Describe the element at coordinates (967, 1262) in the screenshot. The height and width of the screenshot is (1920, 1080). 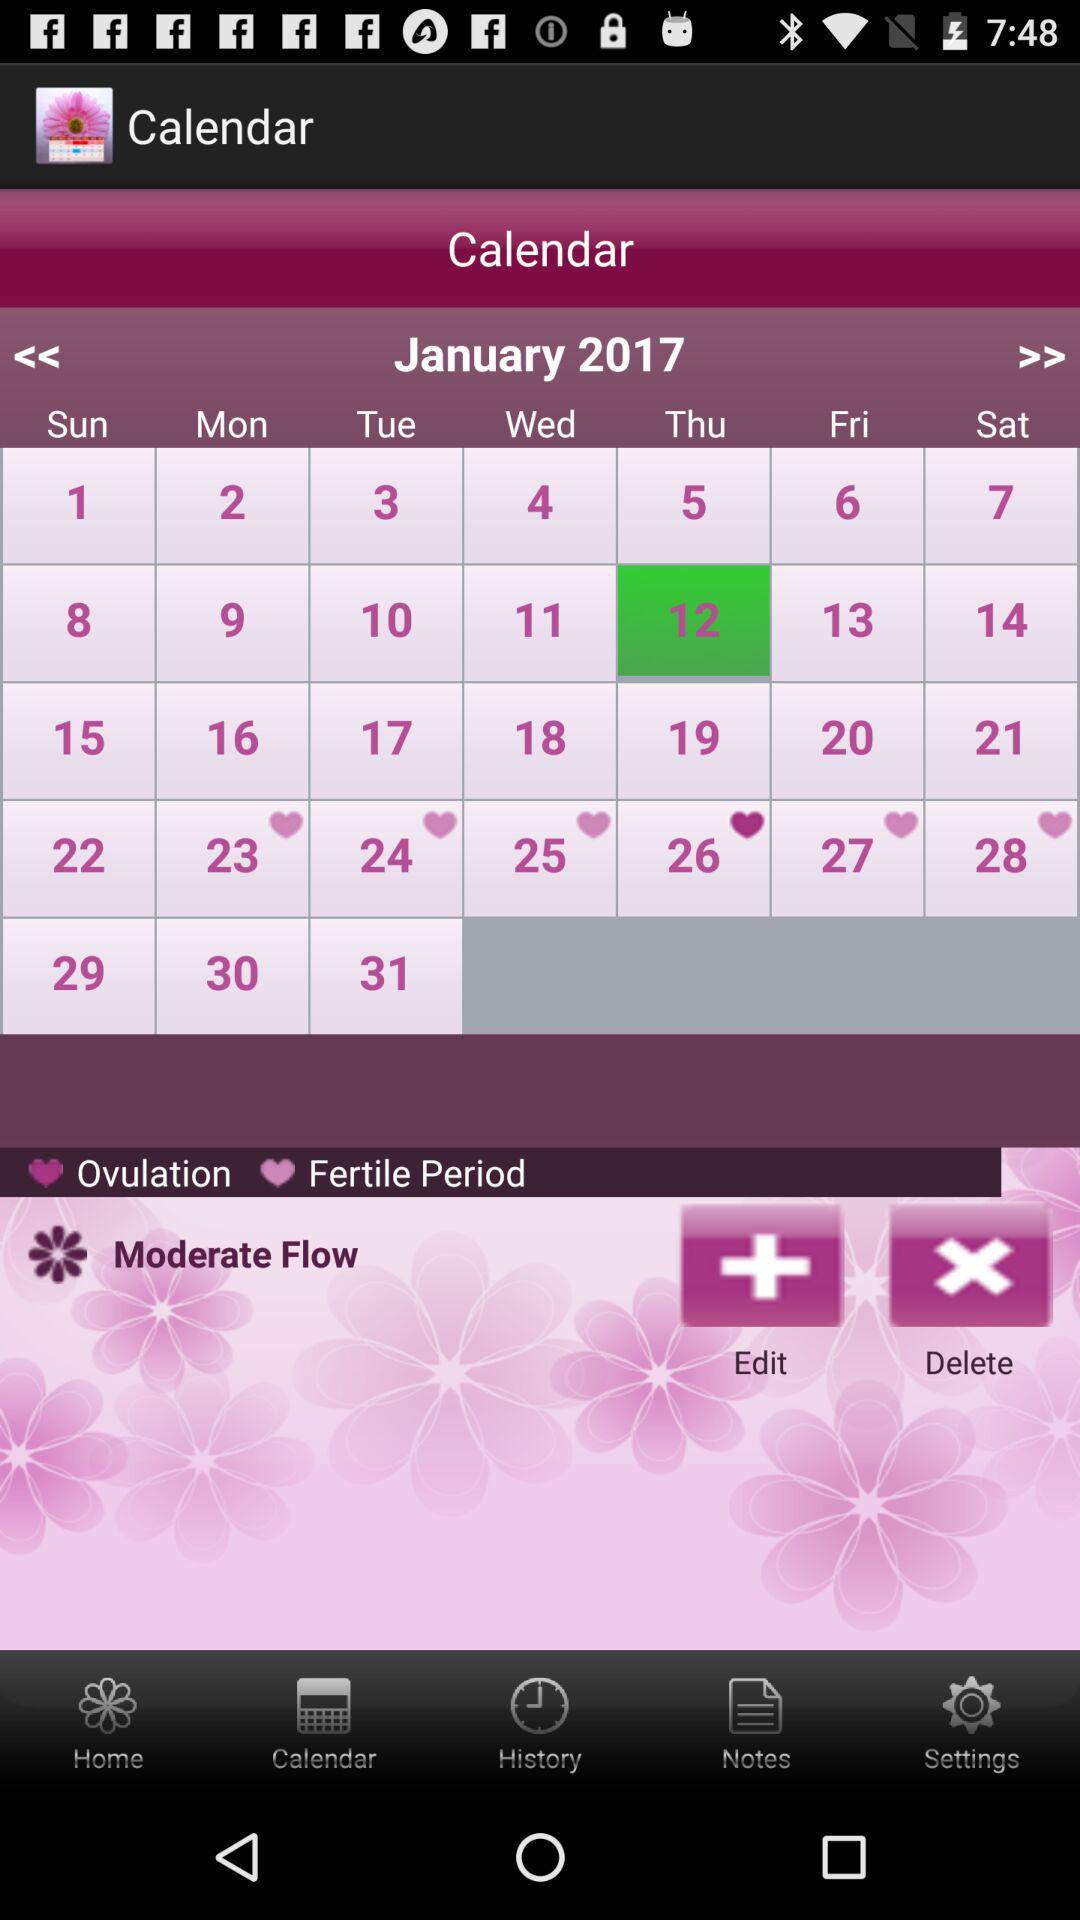
I see `delete info` at that location.